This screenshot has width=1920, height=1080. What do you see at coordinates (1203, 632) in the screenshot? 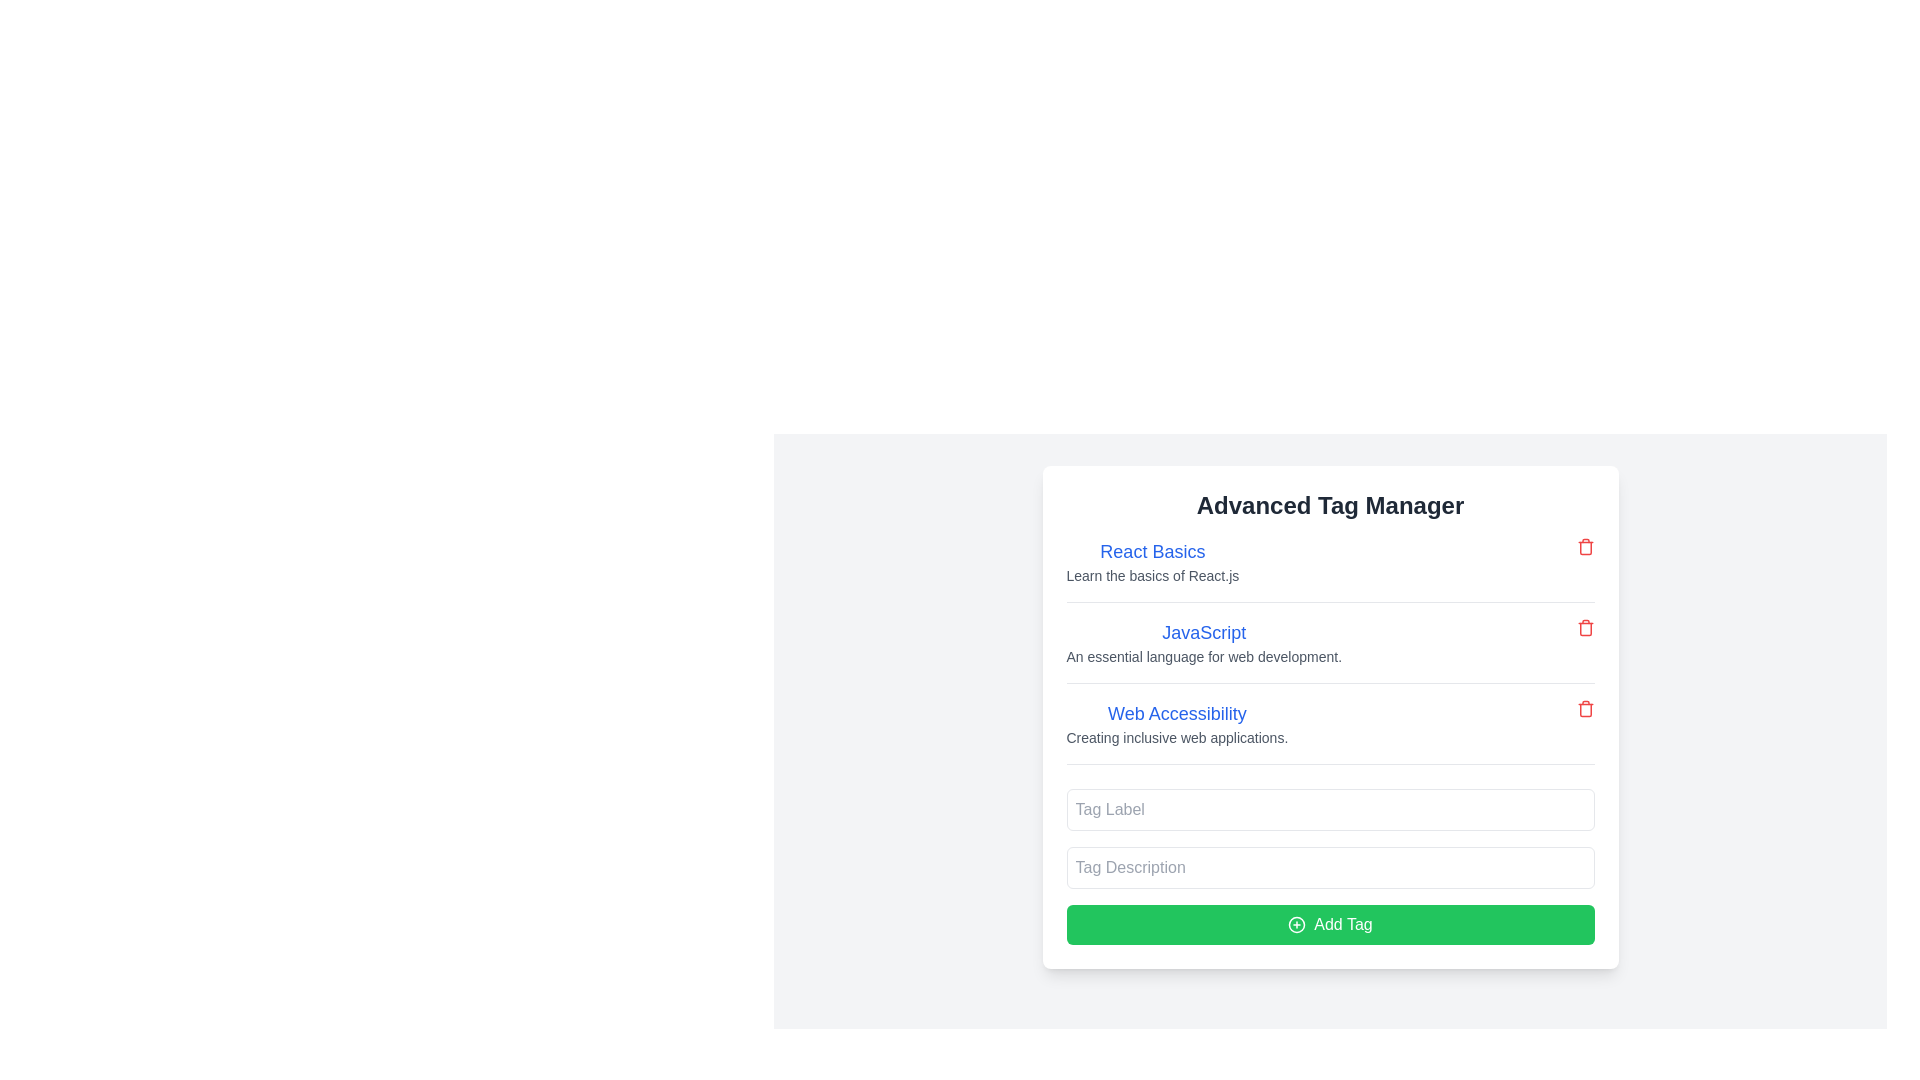
I see `the bold, blue text label that reads 'JavaScript' located in the second section of the 'Advanced Tag Manager' interface, above the description 'An essential language for web development.' and below the 'React Basics' section` at bounding box center [1203, 632].